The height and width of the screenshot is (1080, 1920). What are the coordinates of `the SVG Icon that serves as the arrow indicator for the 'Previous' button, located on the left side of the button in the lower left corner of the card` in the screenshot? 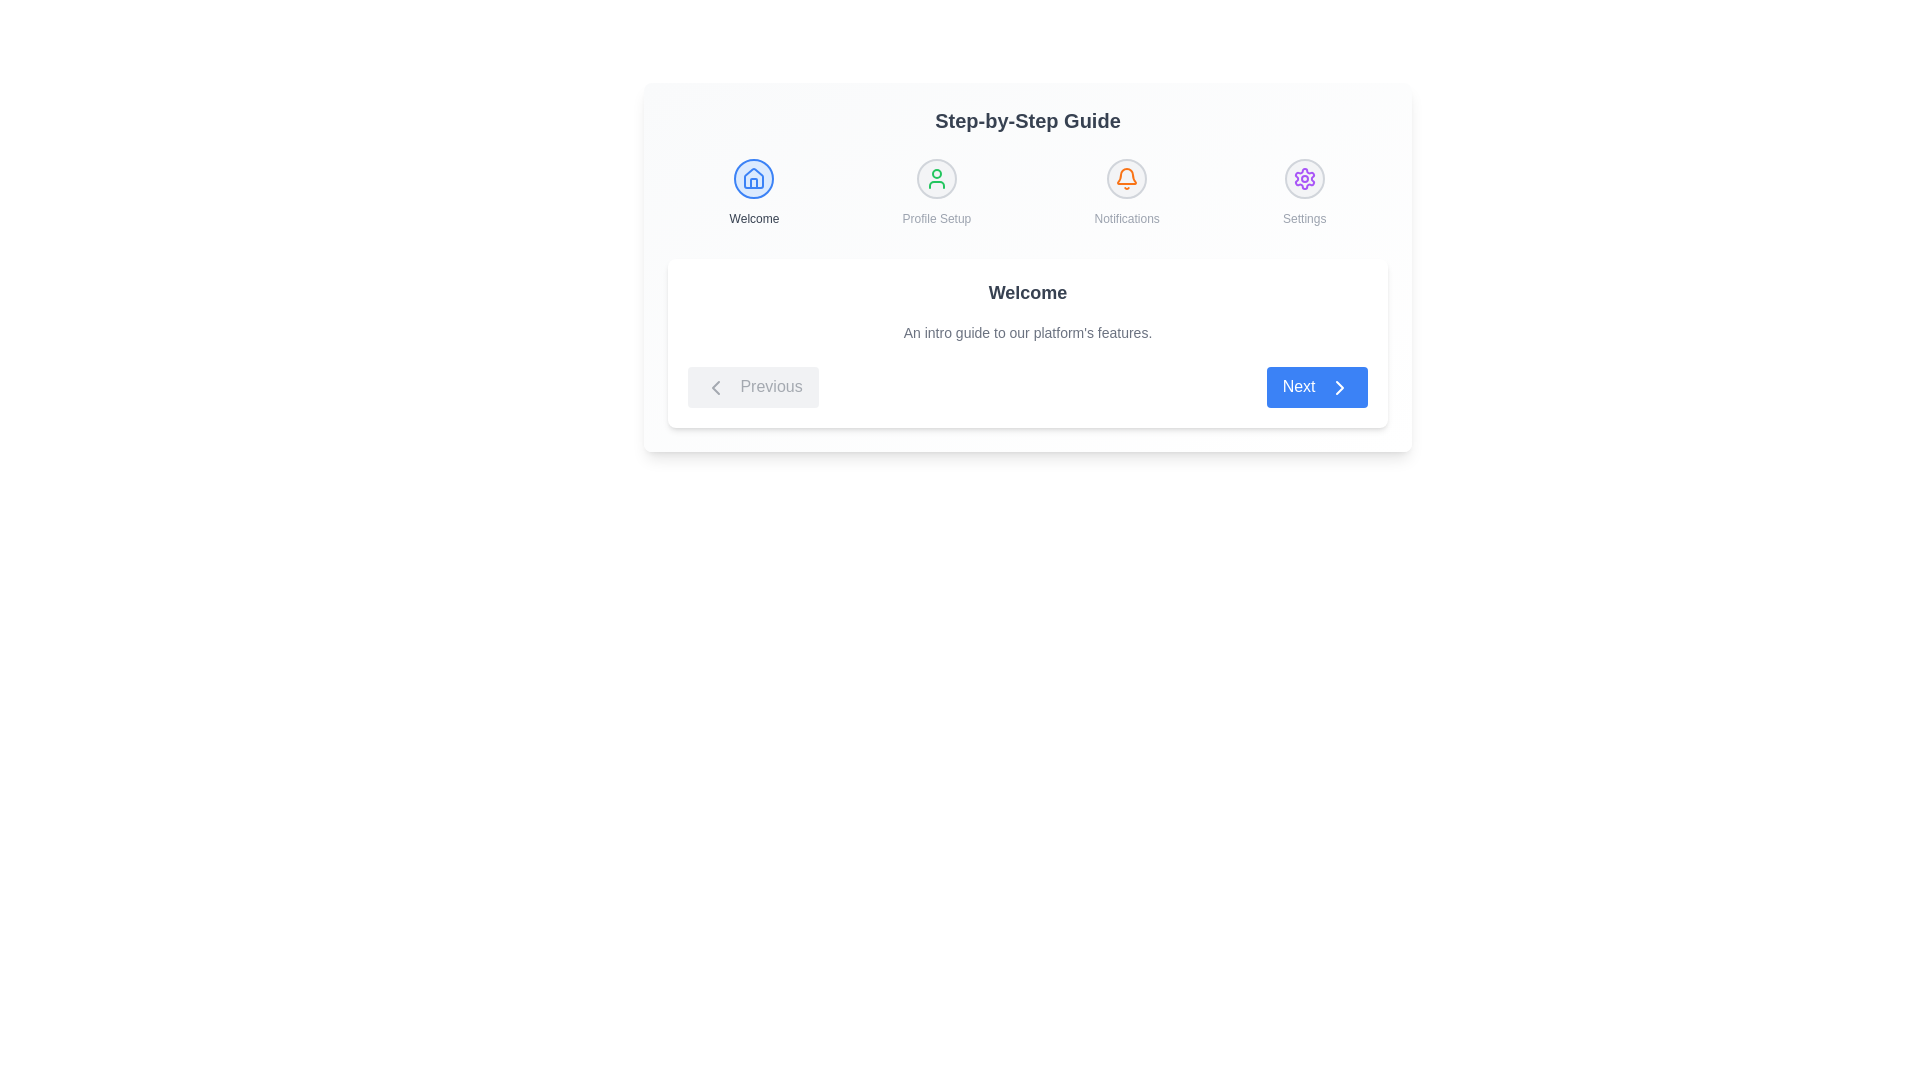 It's located at (715, 387).